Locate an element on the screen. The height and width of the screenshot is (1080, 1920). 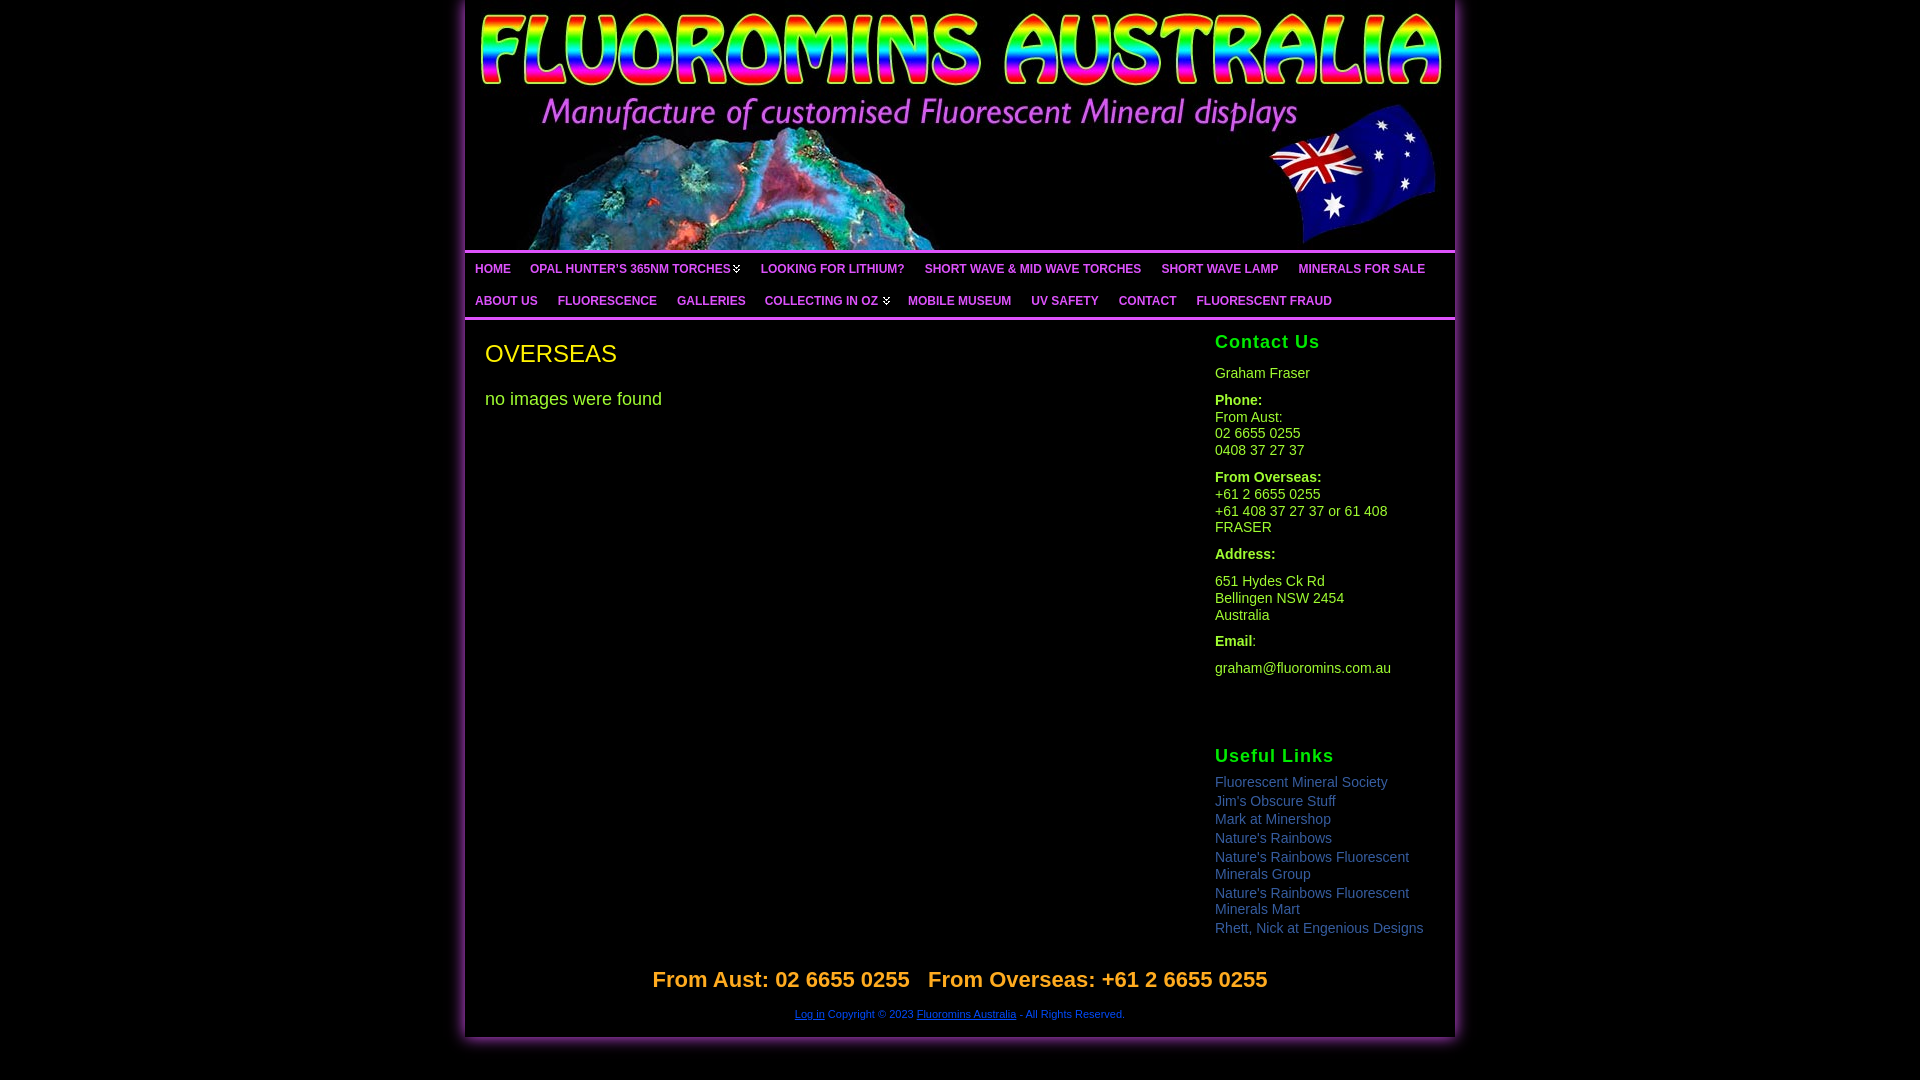
'SHORT WAVE & MID WAVE TORCHES' is located at coordinates (1033, 268).